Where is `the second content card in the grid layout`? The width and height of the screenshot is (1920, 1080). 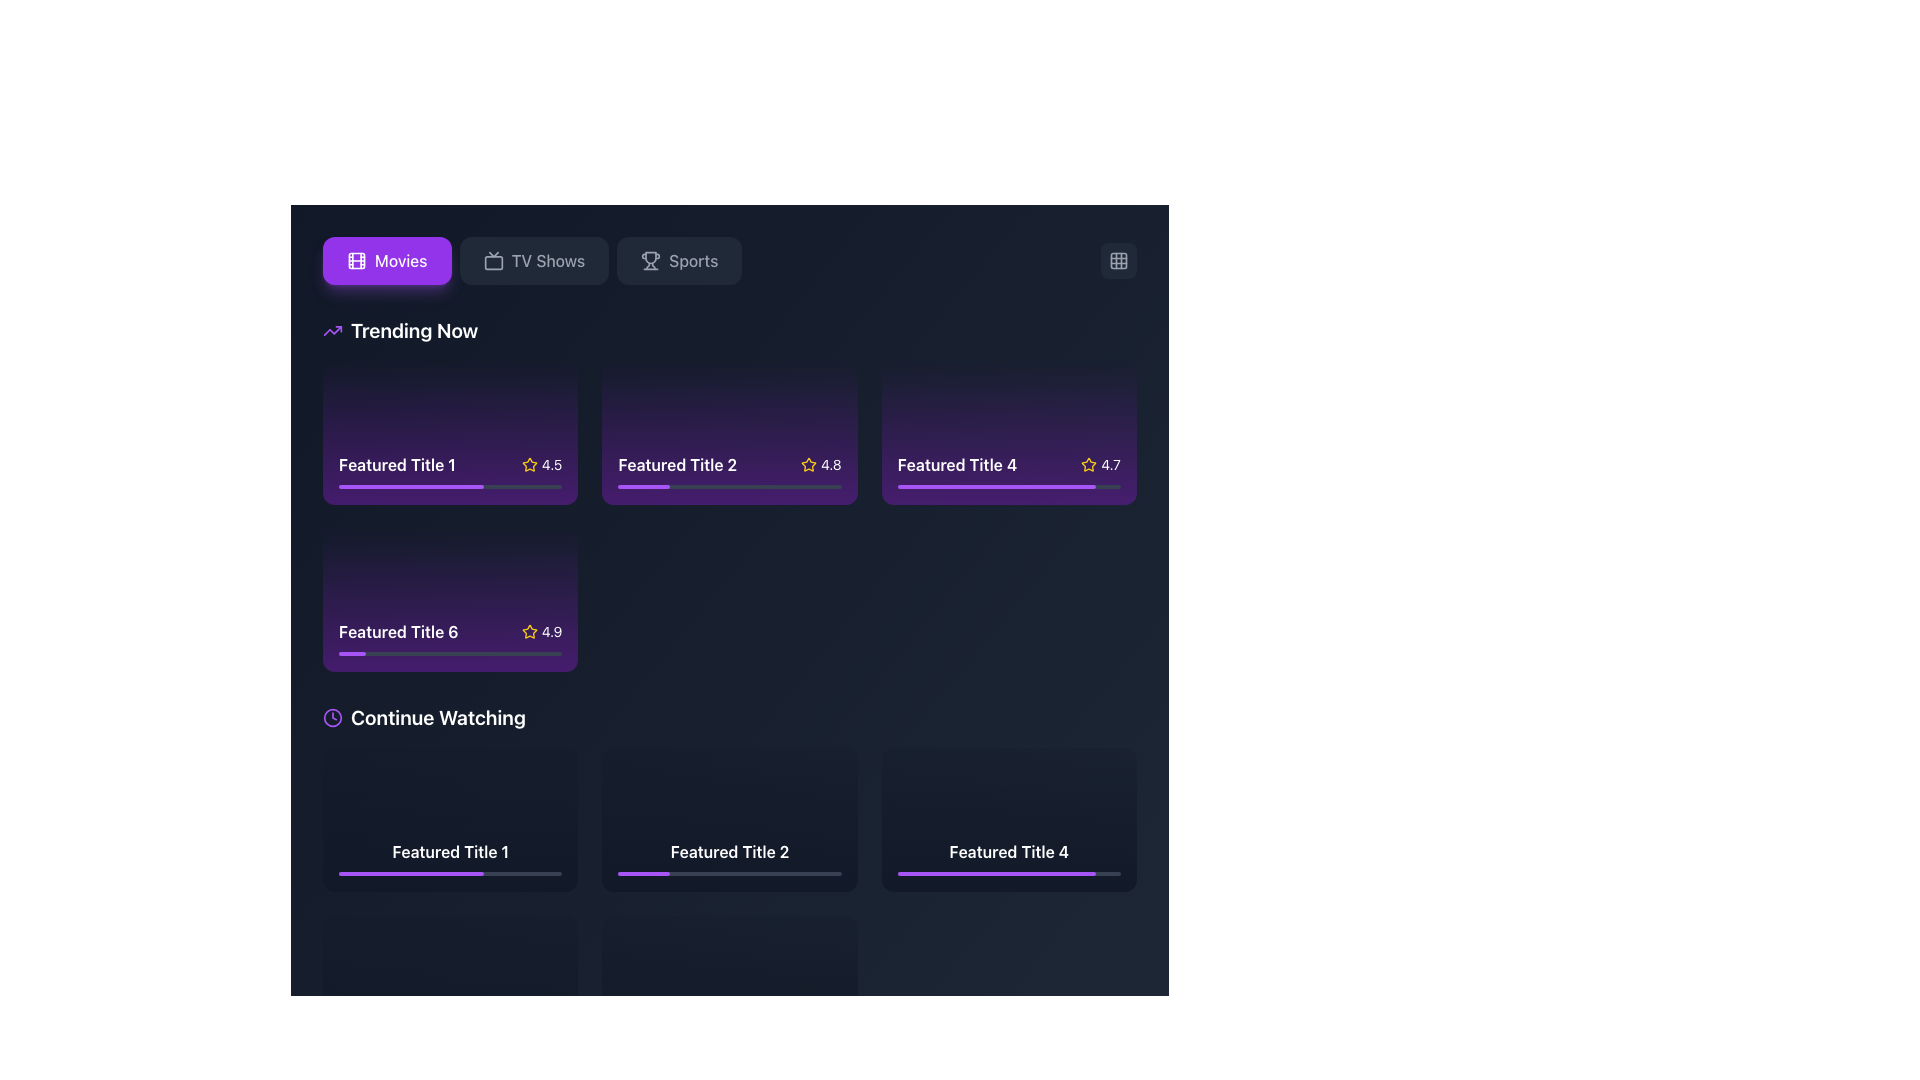 the second content card in the grid layout is located at coordinates (728, 820).